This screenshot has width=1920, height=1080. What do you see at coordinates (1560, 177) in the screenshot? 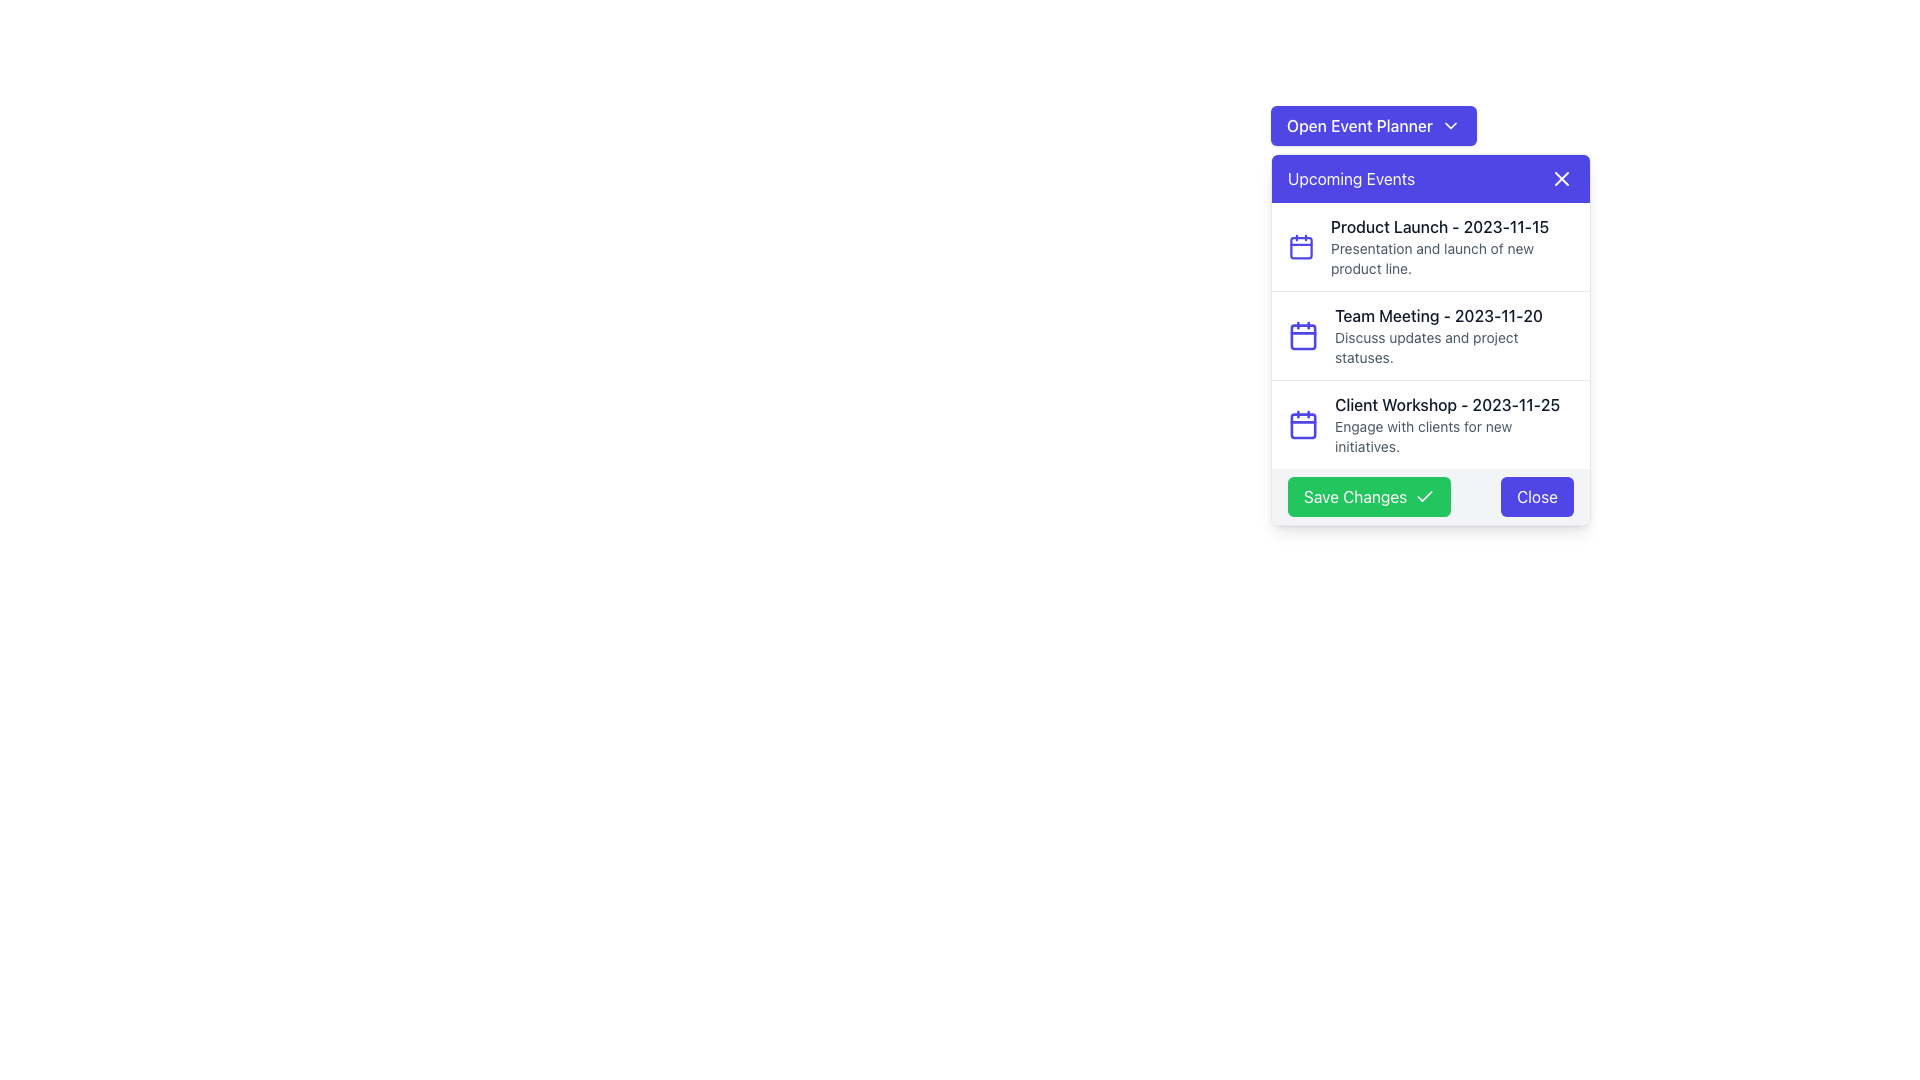
I see `the Close button icon located in the top-right corner of the 'Upcoming Events' section header within the dropdown panel` at bounding box center [1560, 177].